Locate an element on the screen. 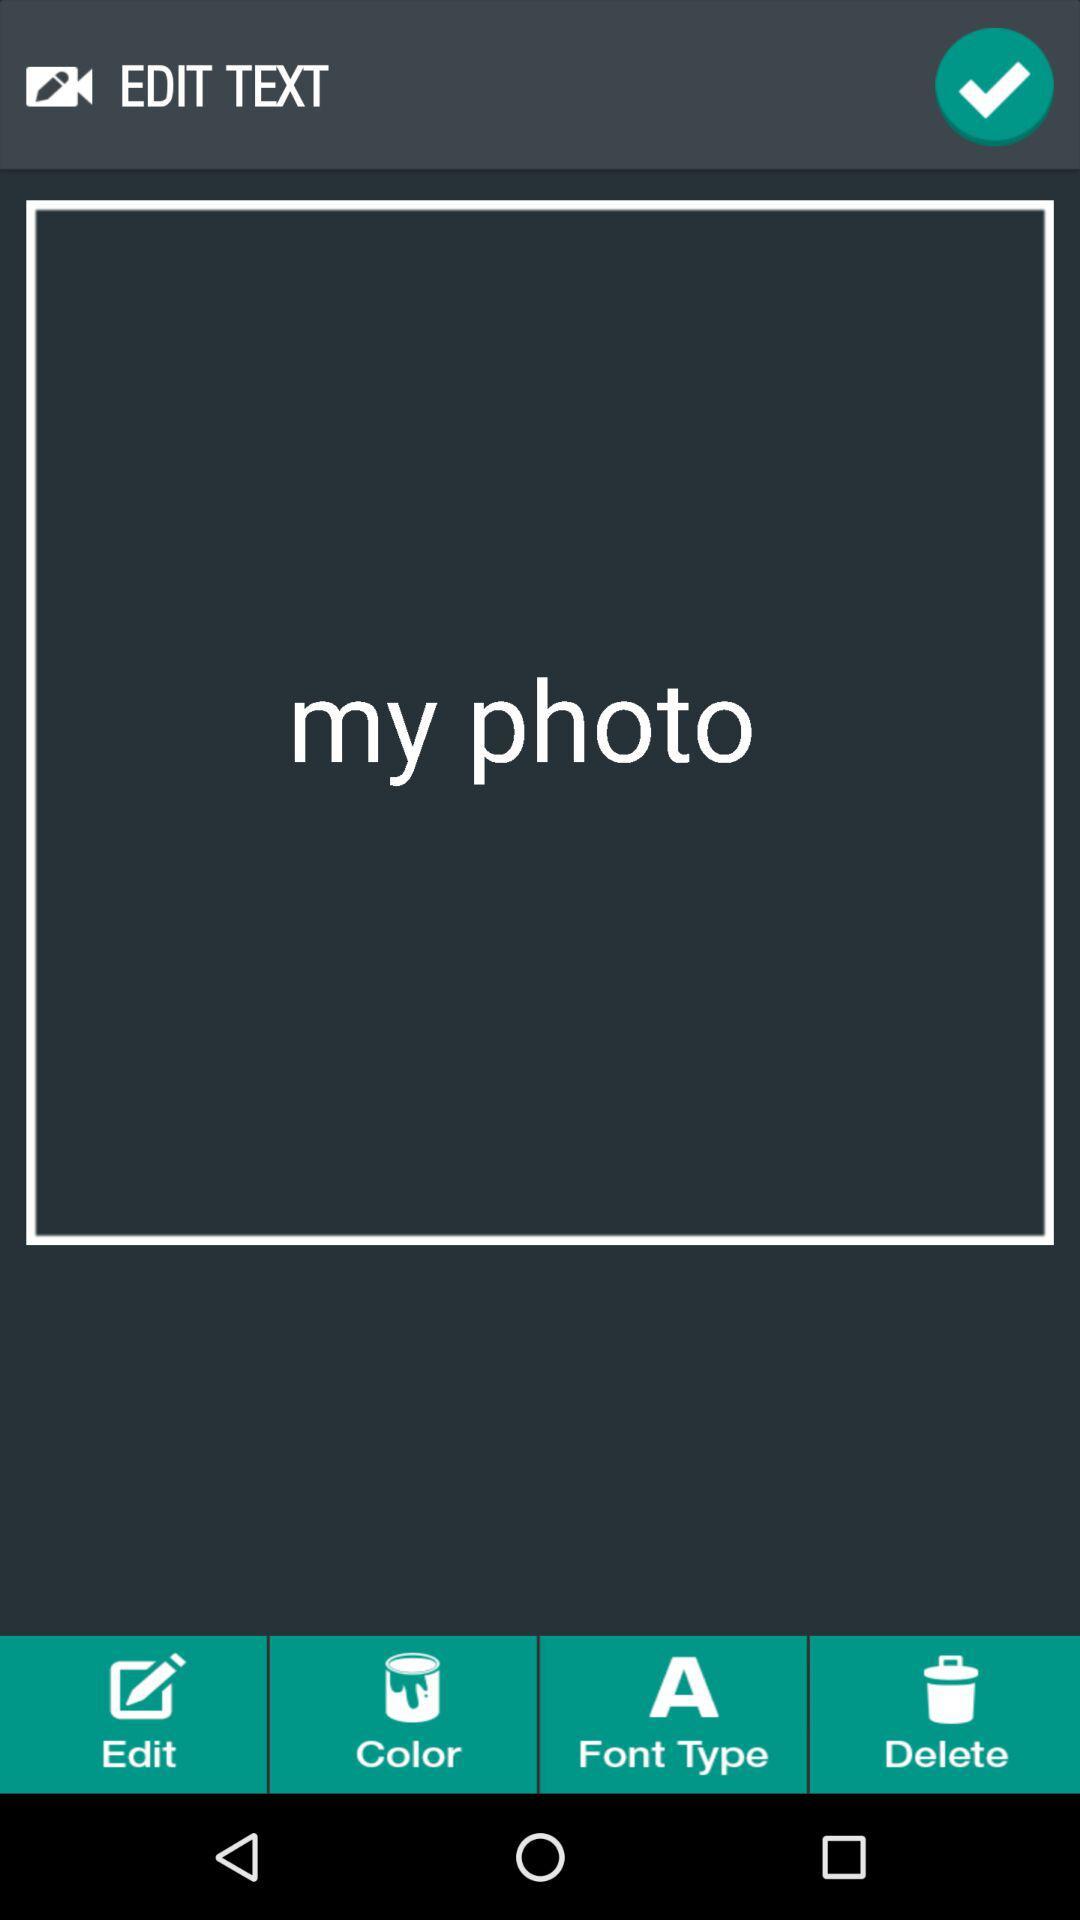  done buttom is located at coordinates (994, 85).